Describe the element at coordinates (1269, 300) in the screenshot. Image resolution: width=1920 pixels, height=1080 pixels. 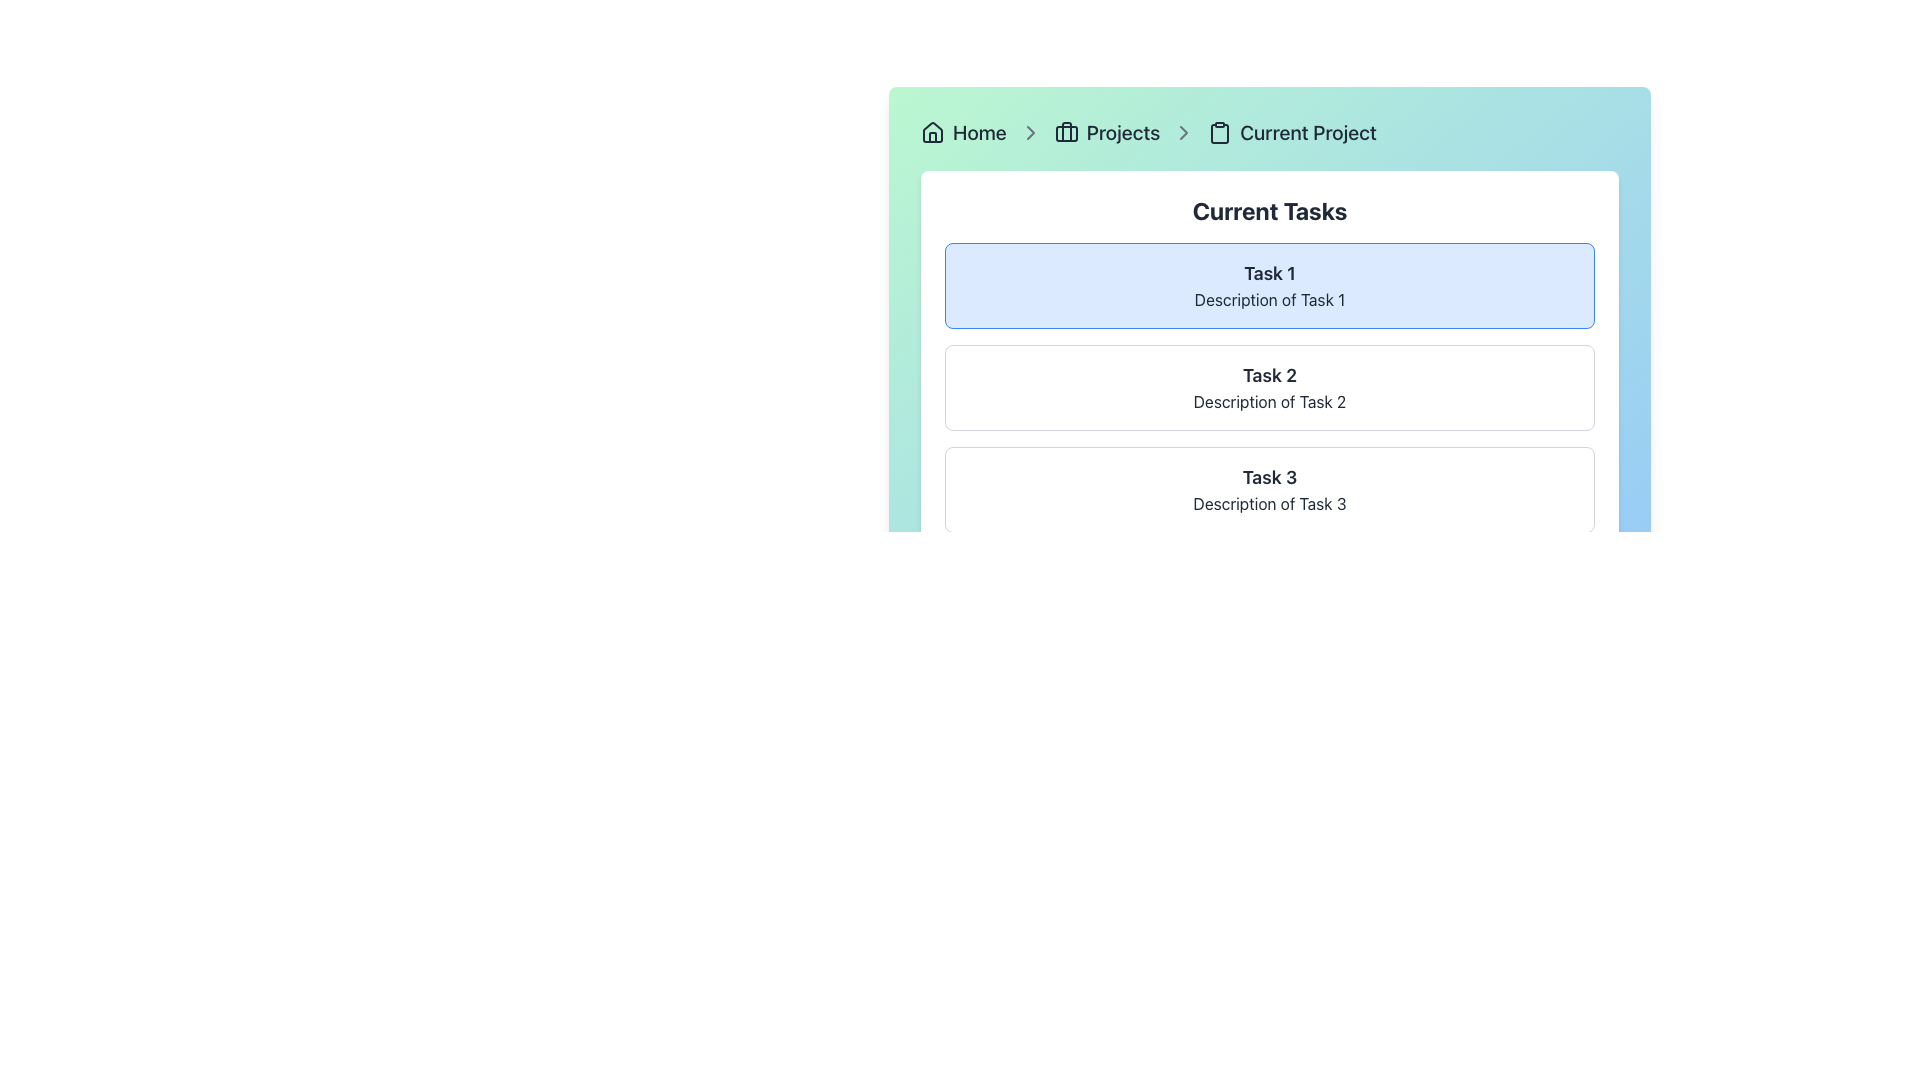
I see `the static text providing contextual information for 'Task 1', located at the bottom of the 'Task 1' card` at that location.